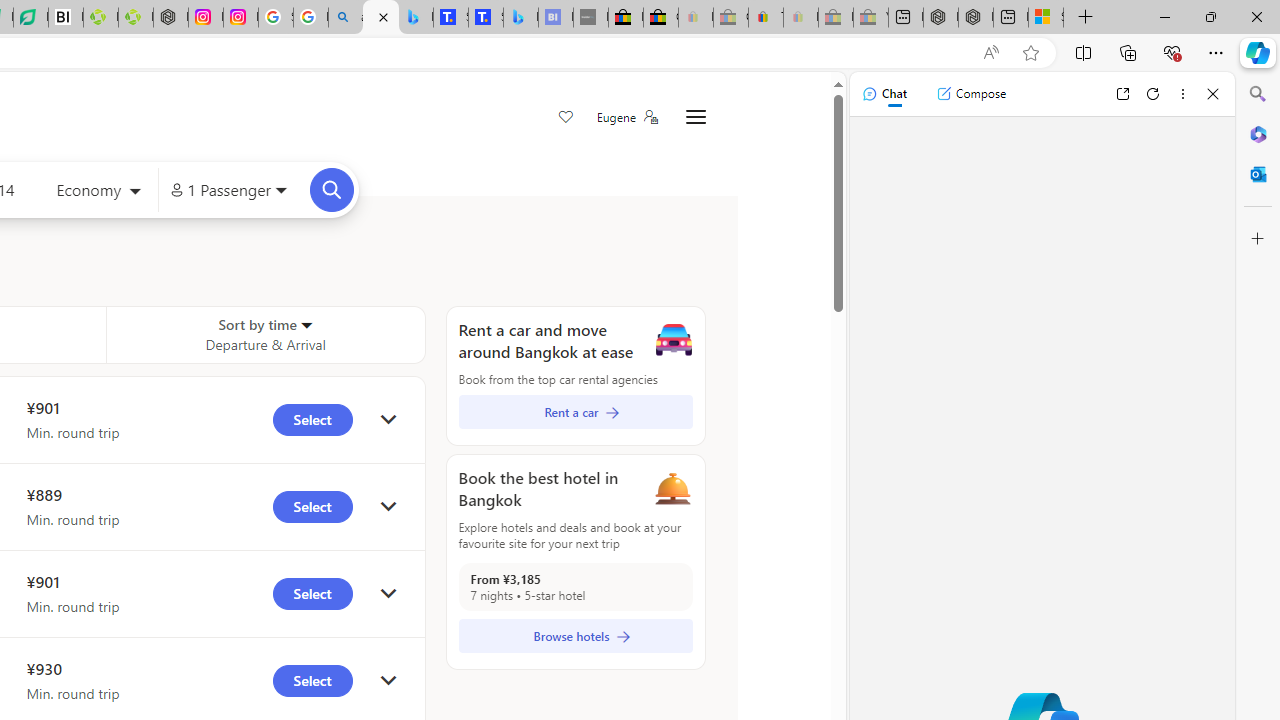  Describe the element at coordinates (835, 17) in the screenshot. I see `'Press Room - eBay Inc. - Sleeping'` at that location.